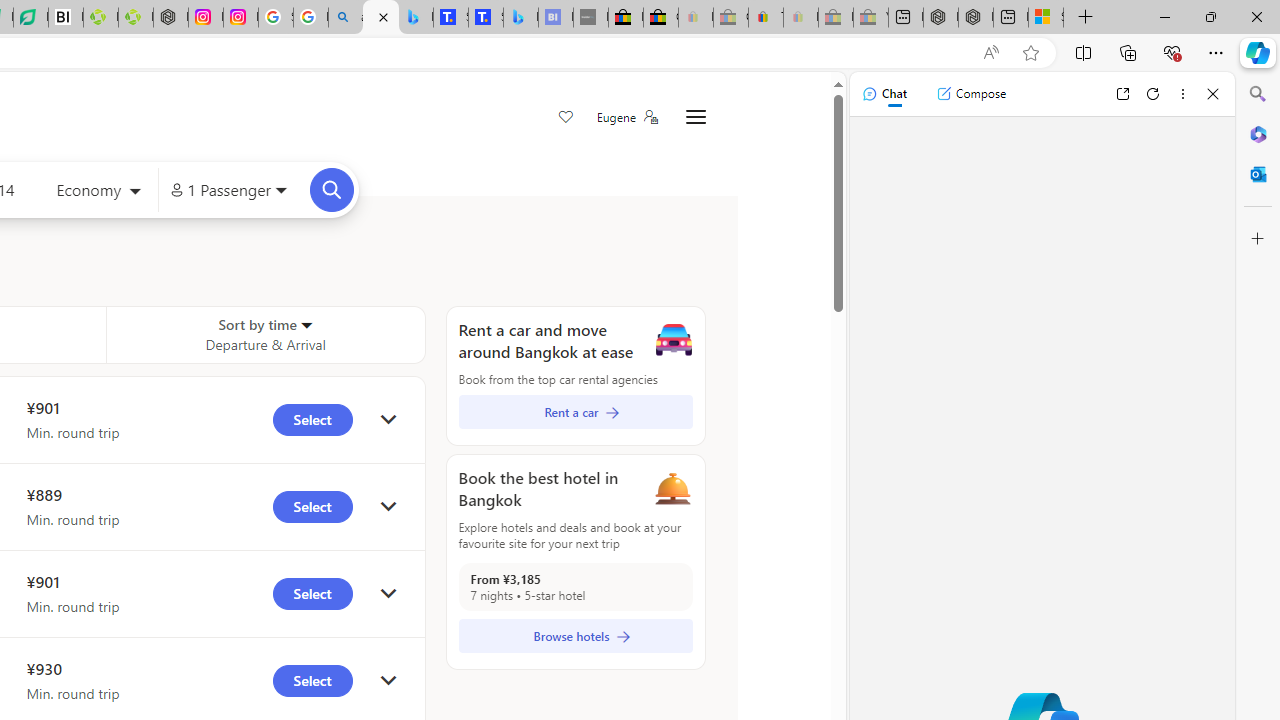  Describe the element at coordinates (835, 17) in the screenshot. I see `'Press Room - eBay Inc. - Sleeping'` at that location.